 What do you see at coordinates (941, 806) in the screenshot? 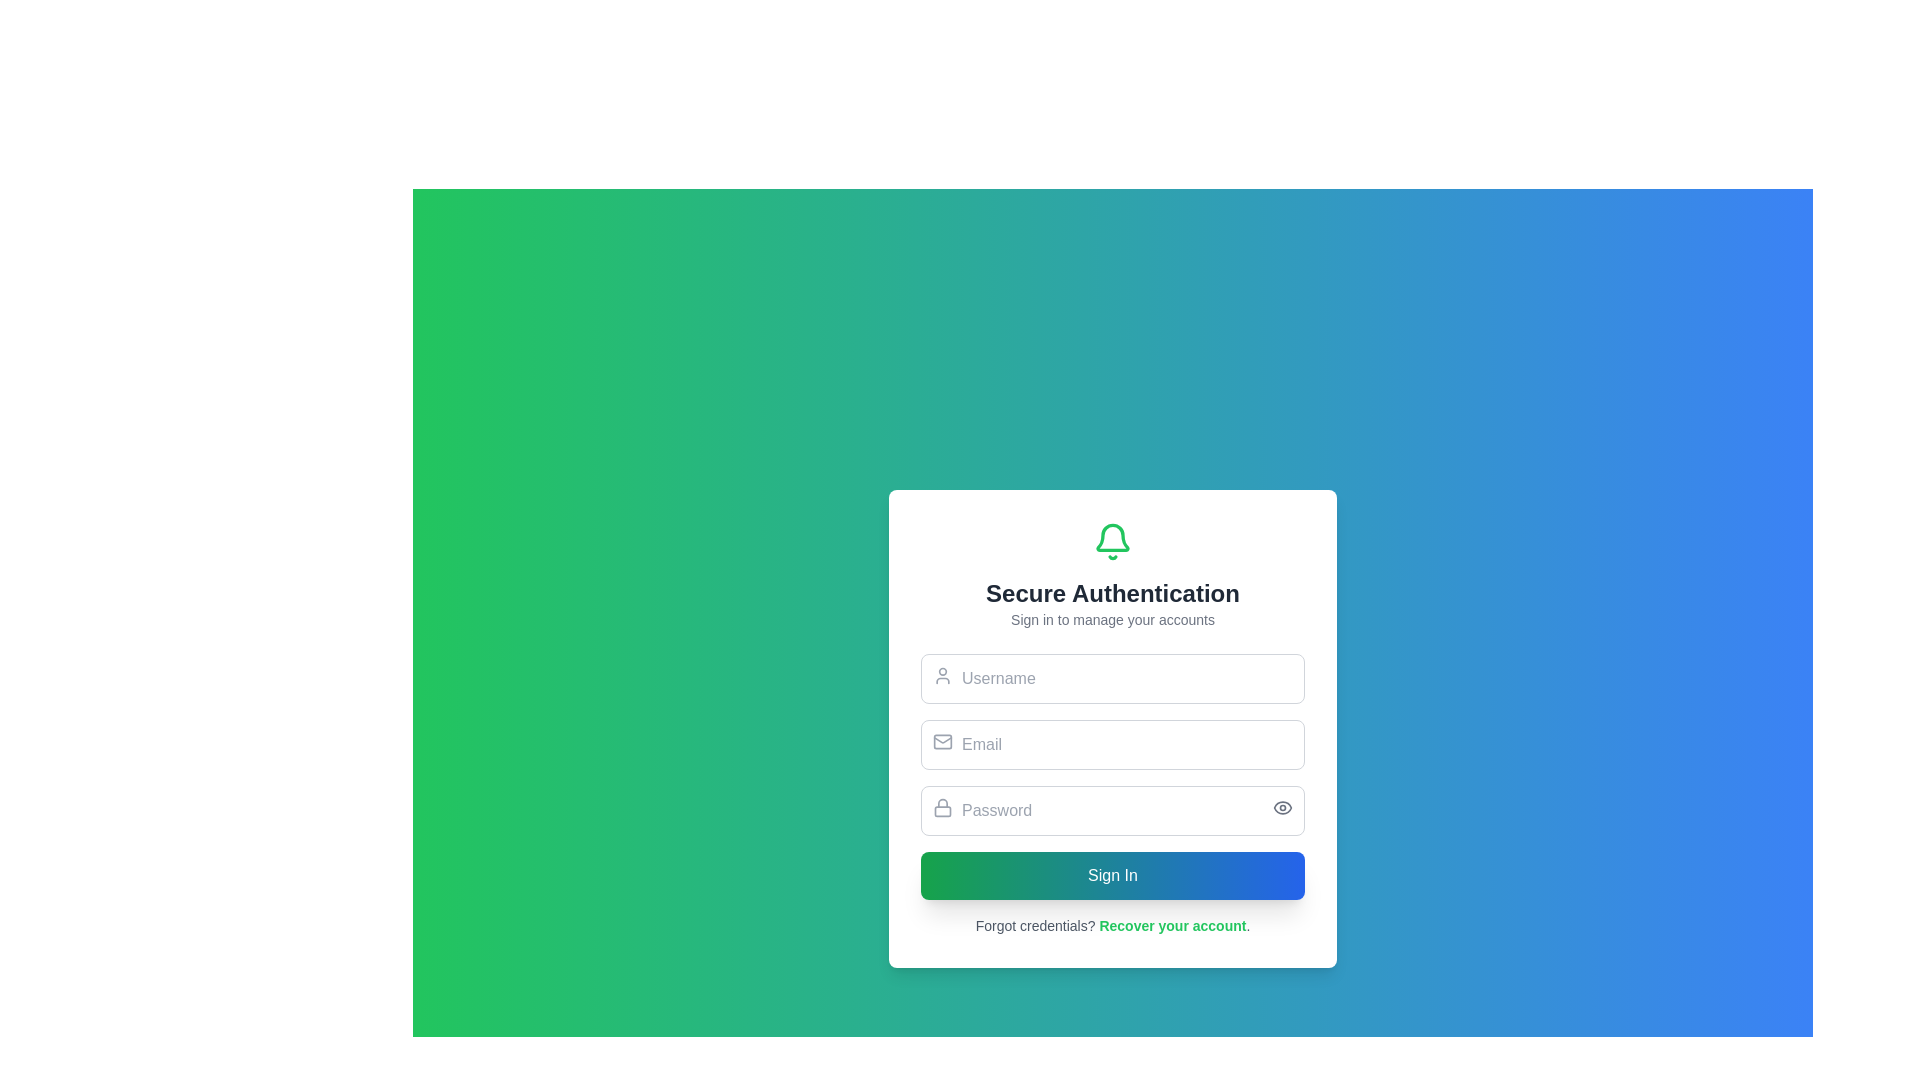
I see `the lock icon located on the left side of the password input field, adjacent to the placeholder text 'Password'` at bounding box center [941, 806].